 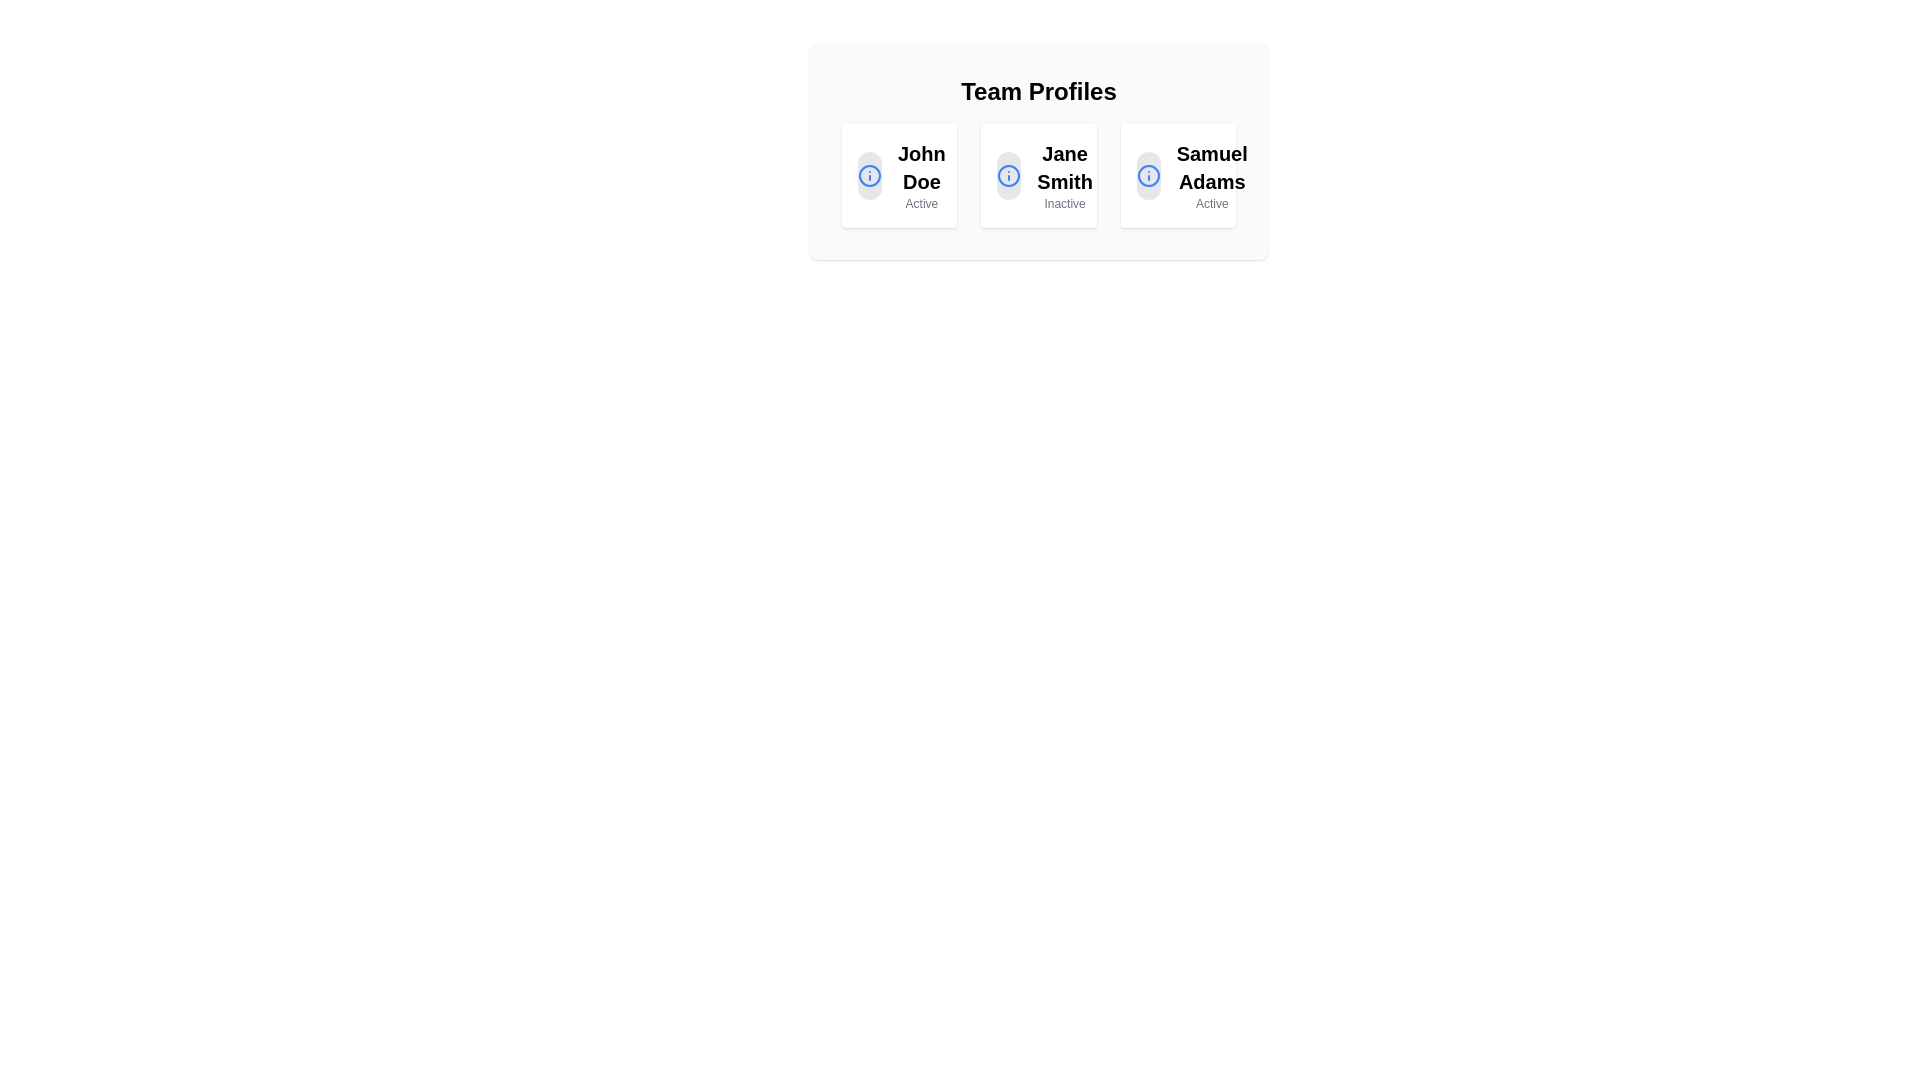 I want to click on the text label displaying 'John Doe Active' located at the top section of the first card in a 3-column layout, so click(x=920, y=167).